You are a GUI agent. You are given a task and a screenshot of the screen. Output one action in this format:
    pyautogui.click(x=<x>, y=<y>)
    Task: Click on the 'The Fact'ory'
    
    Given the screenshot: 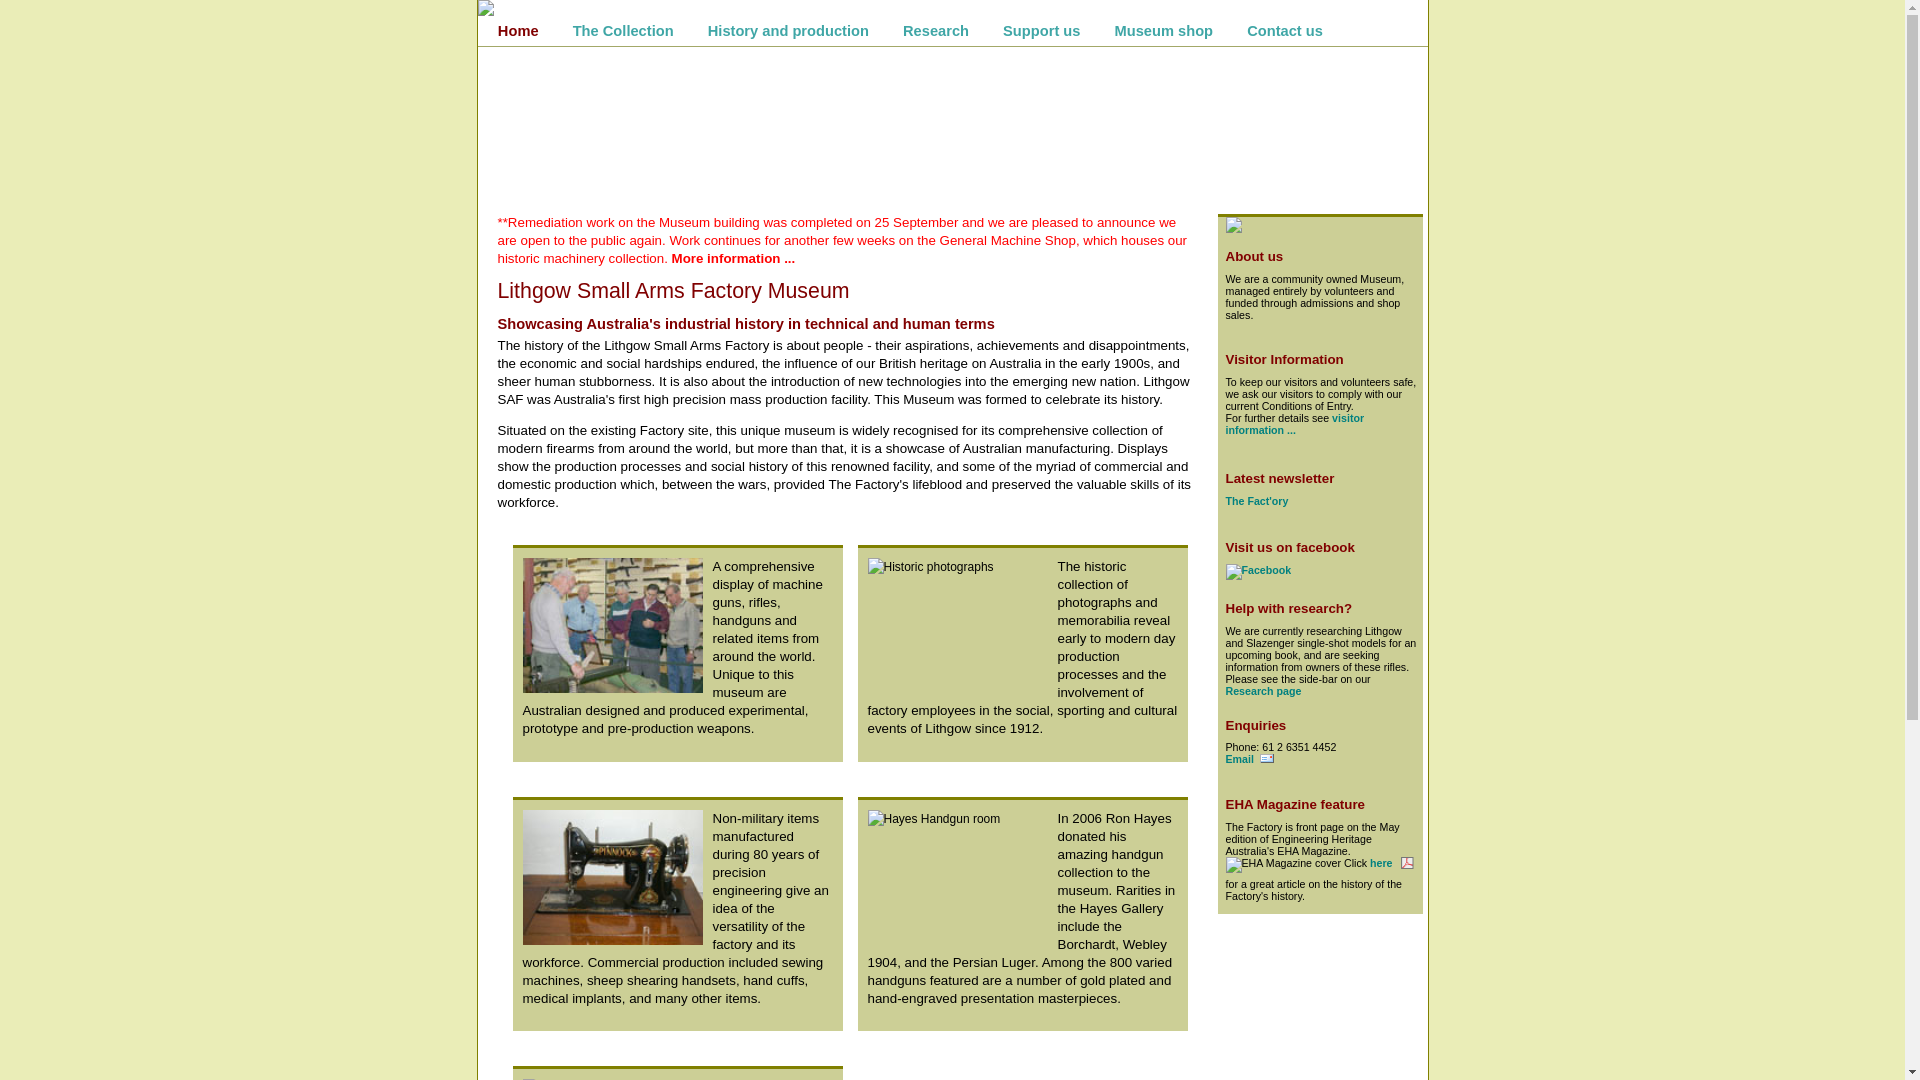 What is the action you would take?
    pyautogui.click(x=1224, y=500)
    